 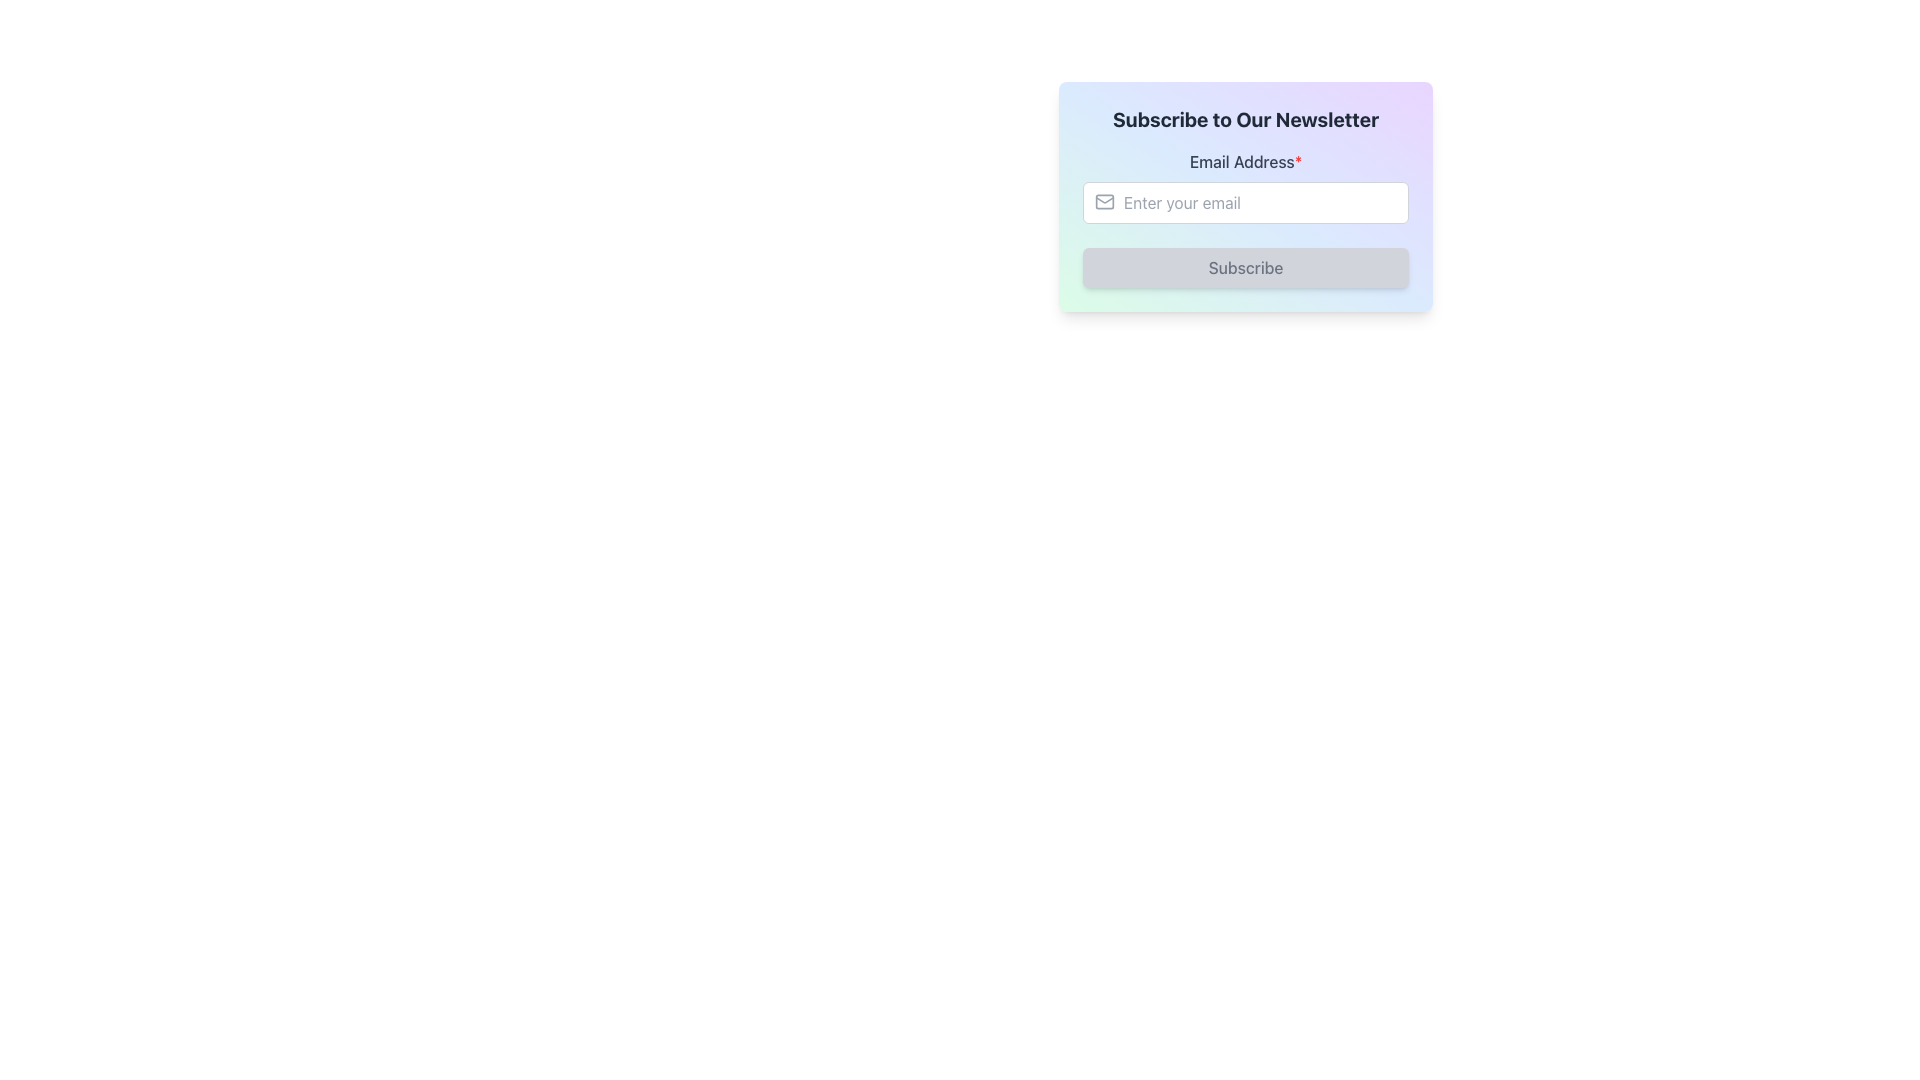 What do you see at coordinates (1298, 161) in the screenshot?
I see `the static indicator (asterisk) located to the right of the 'Email Address' label, indicating that the field is mandatory` at bounding box center [1298, 161].